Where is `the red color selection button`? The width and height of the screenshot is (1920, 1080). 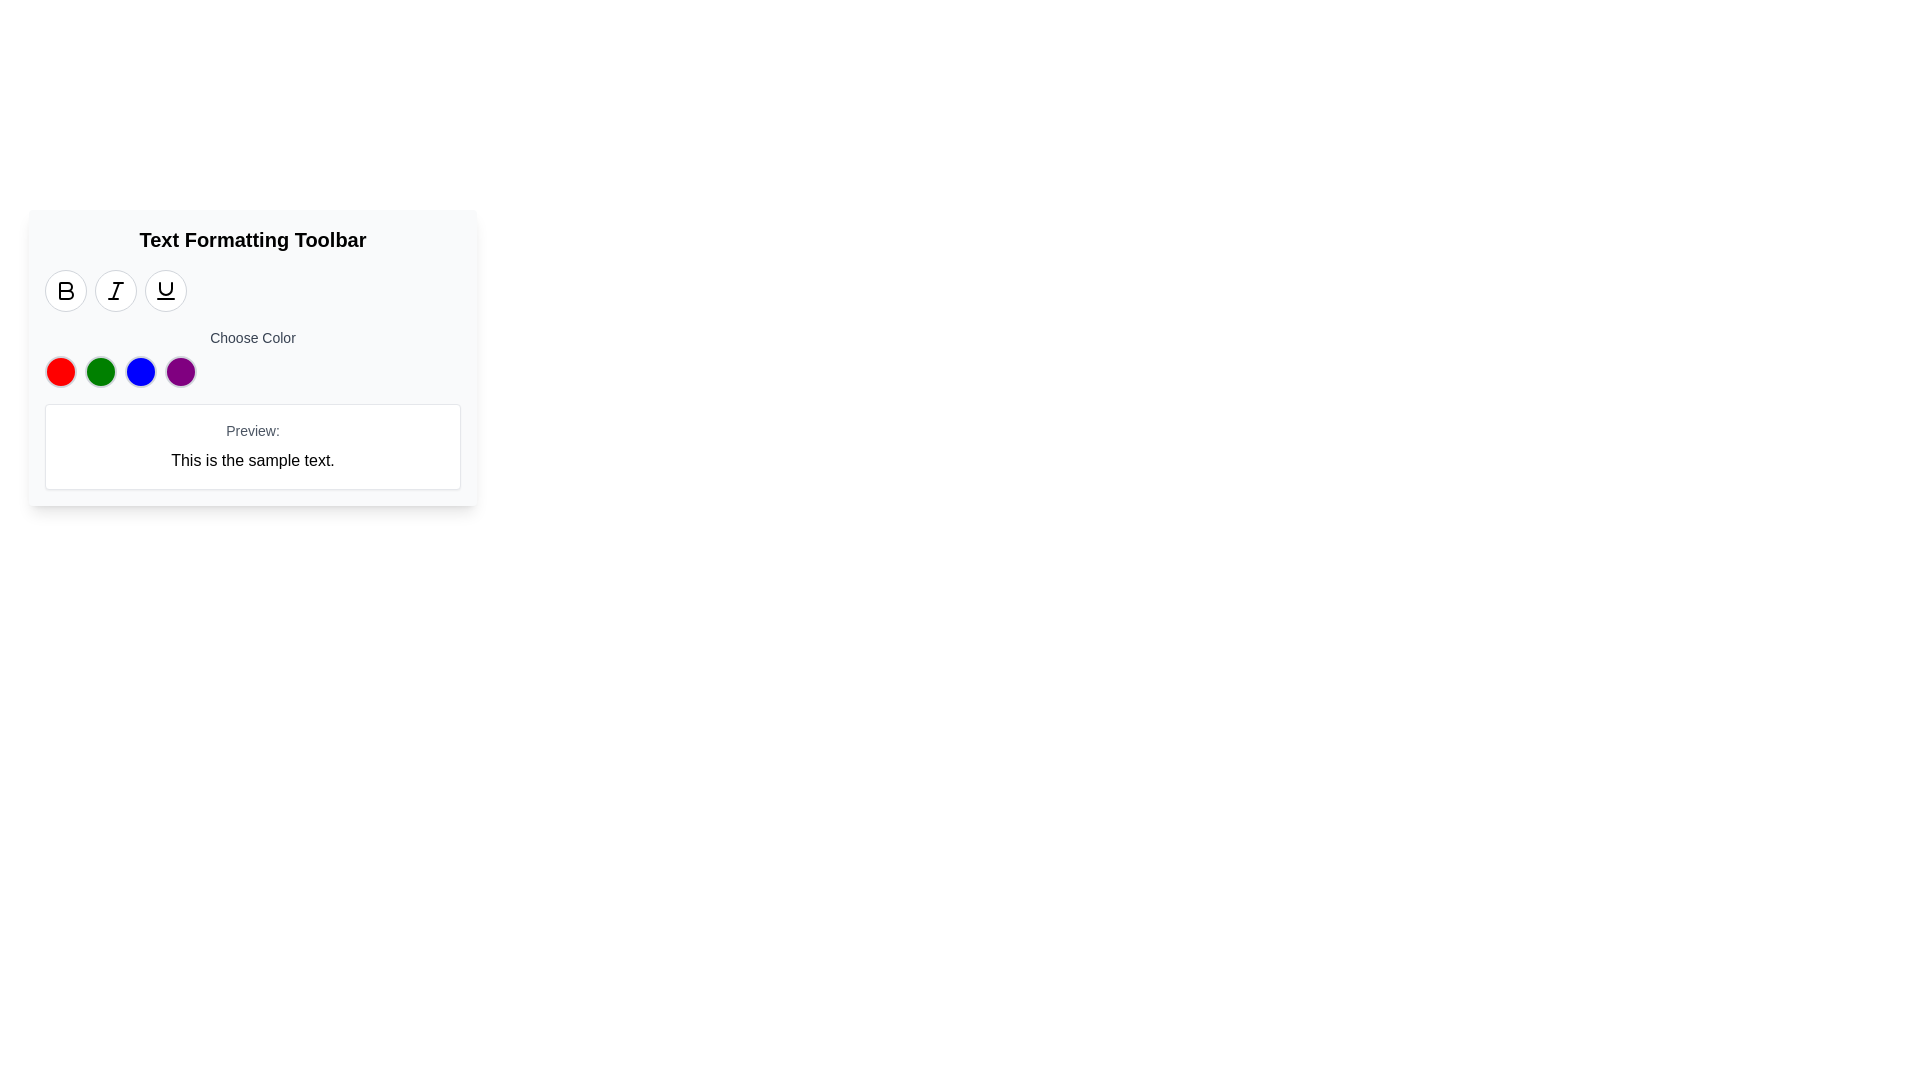 the red color selection button is located at coordinates (61, 371).